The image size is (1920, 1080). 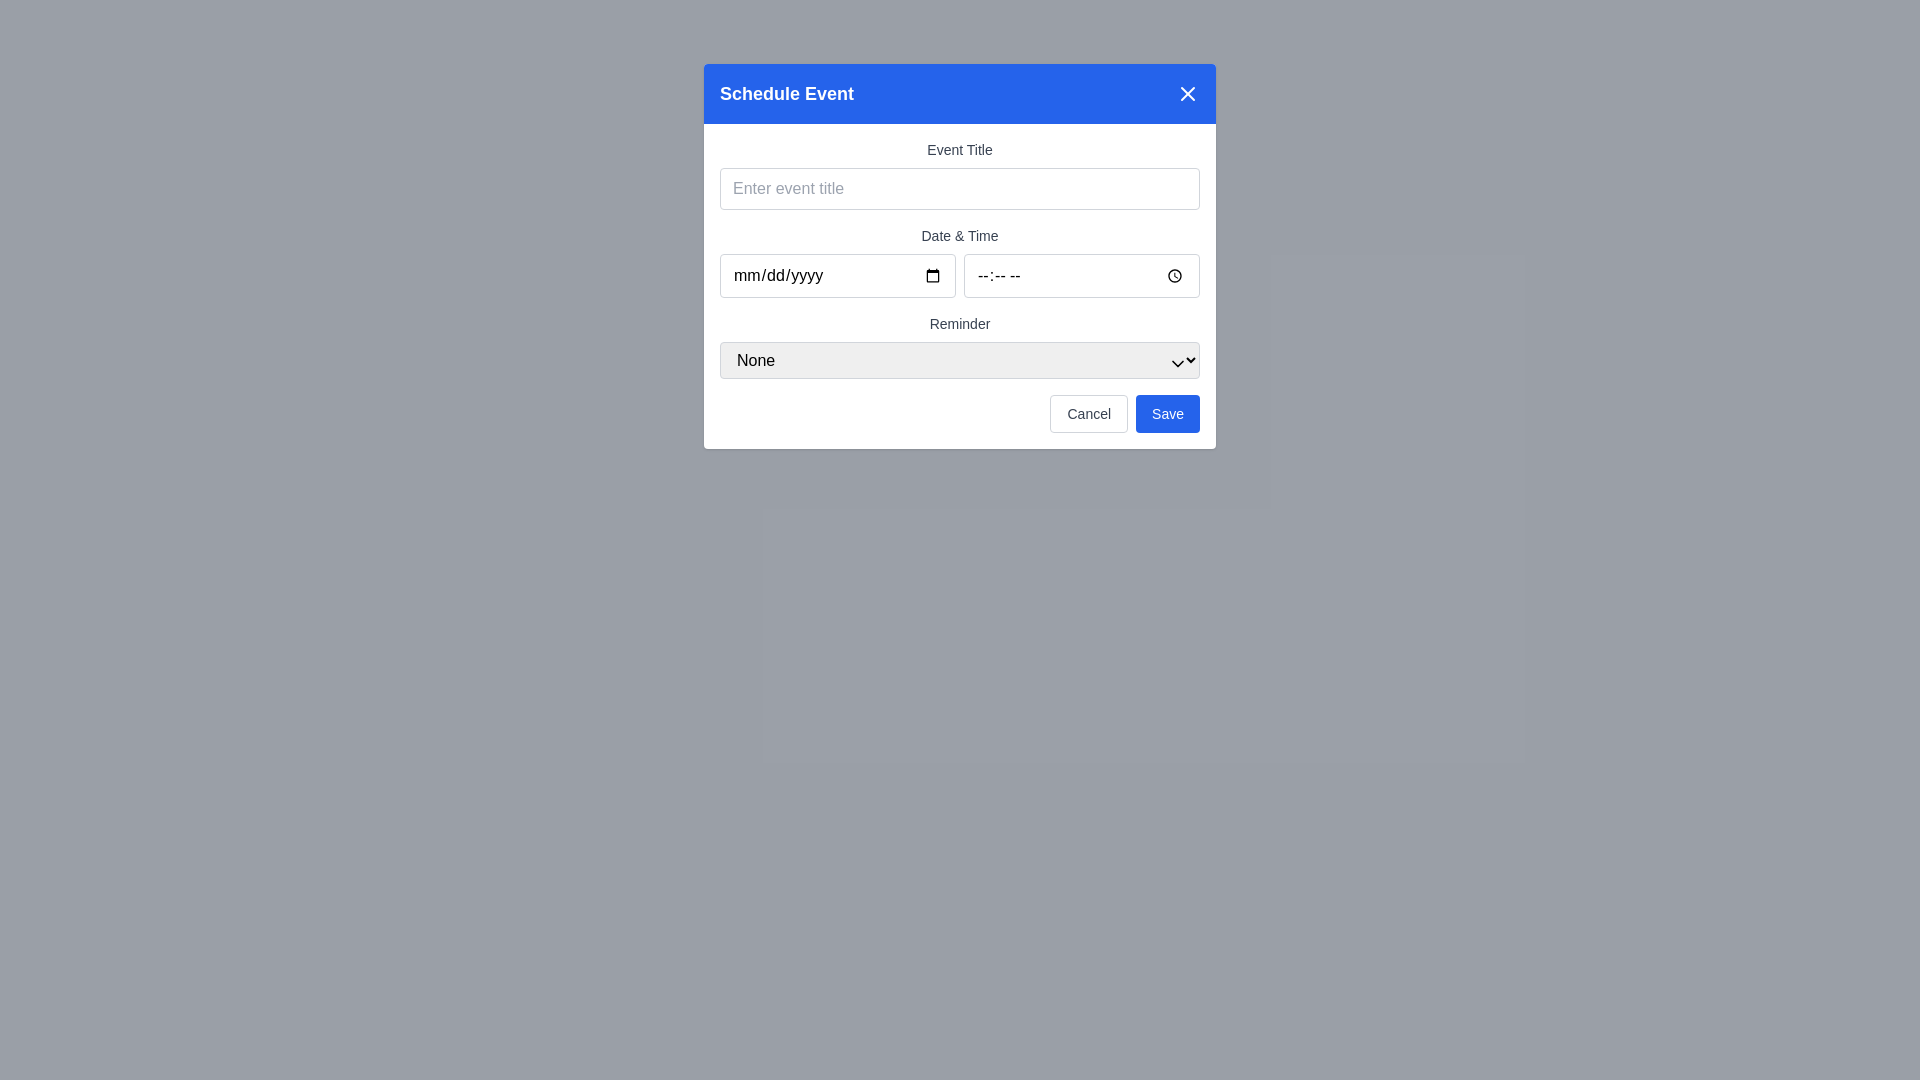 What do you see at coordinates (1188, 93) in the screenshot?
I see `the close button in the top-right corner of the modal header labeled 'Schedule Event'` at bounding box center [1188, 93].